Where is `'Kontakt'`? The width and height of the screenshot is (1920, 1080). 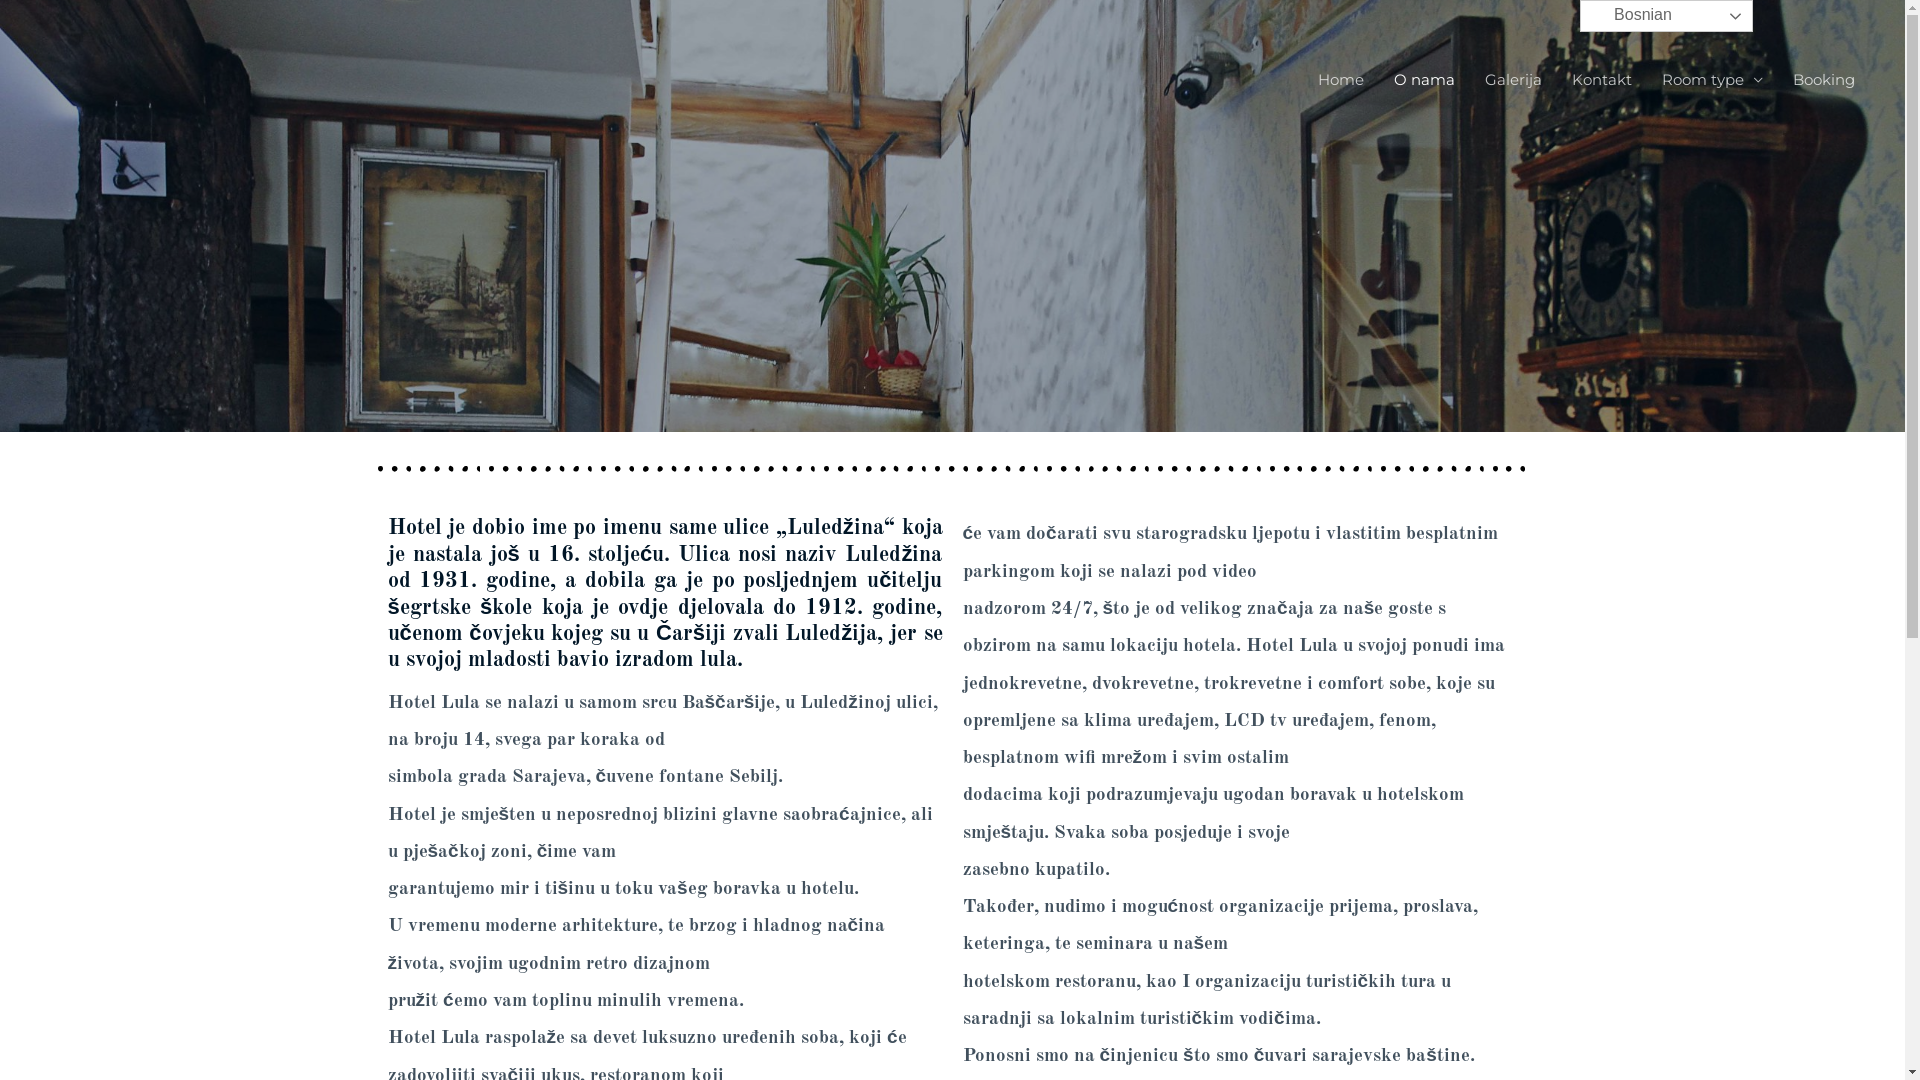
'Kontakt' is located at coordinates (1602, 79).